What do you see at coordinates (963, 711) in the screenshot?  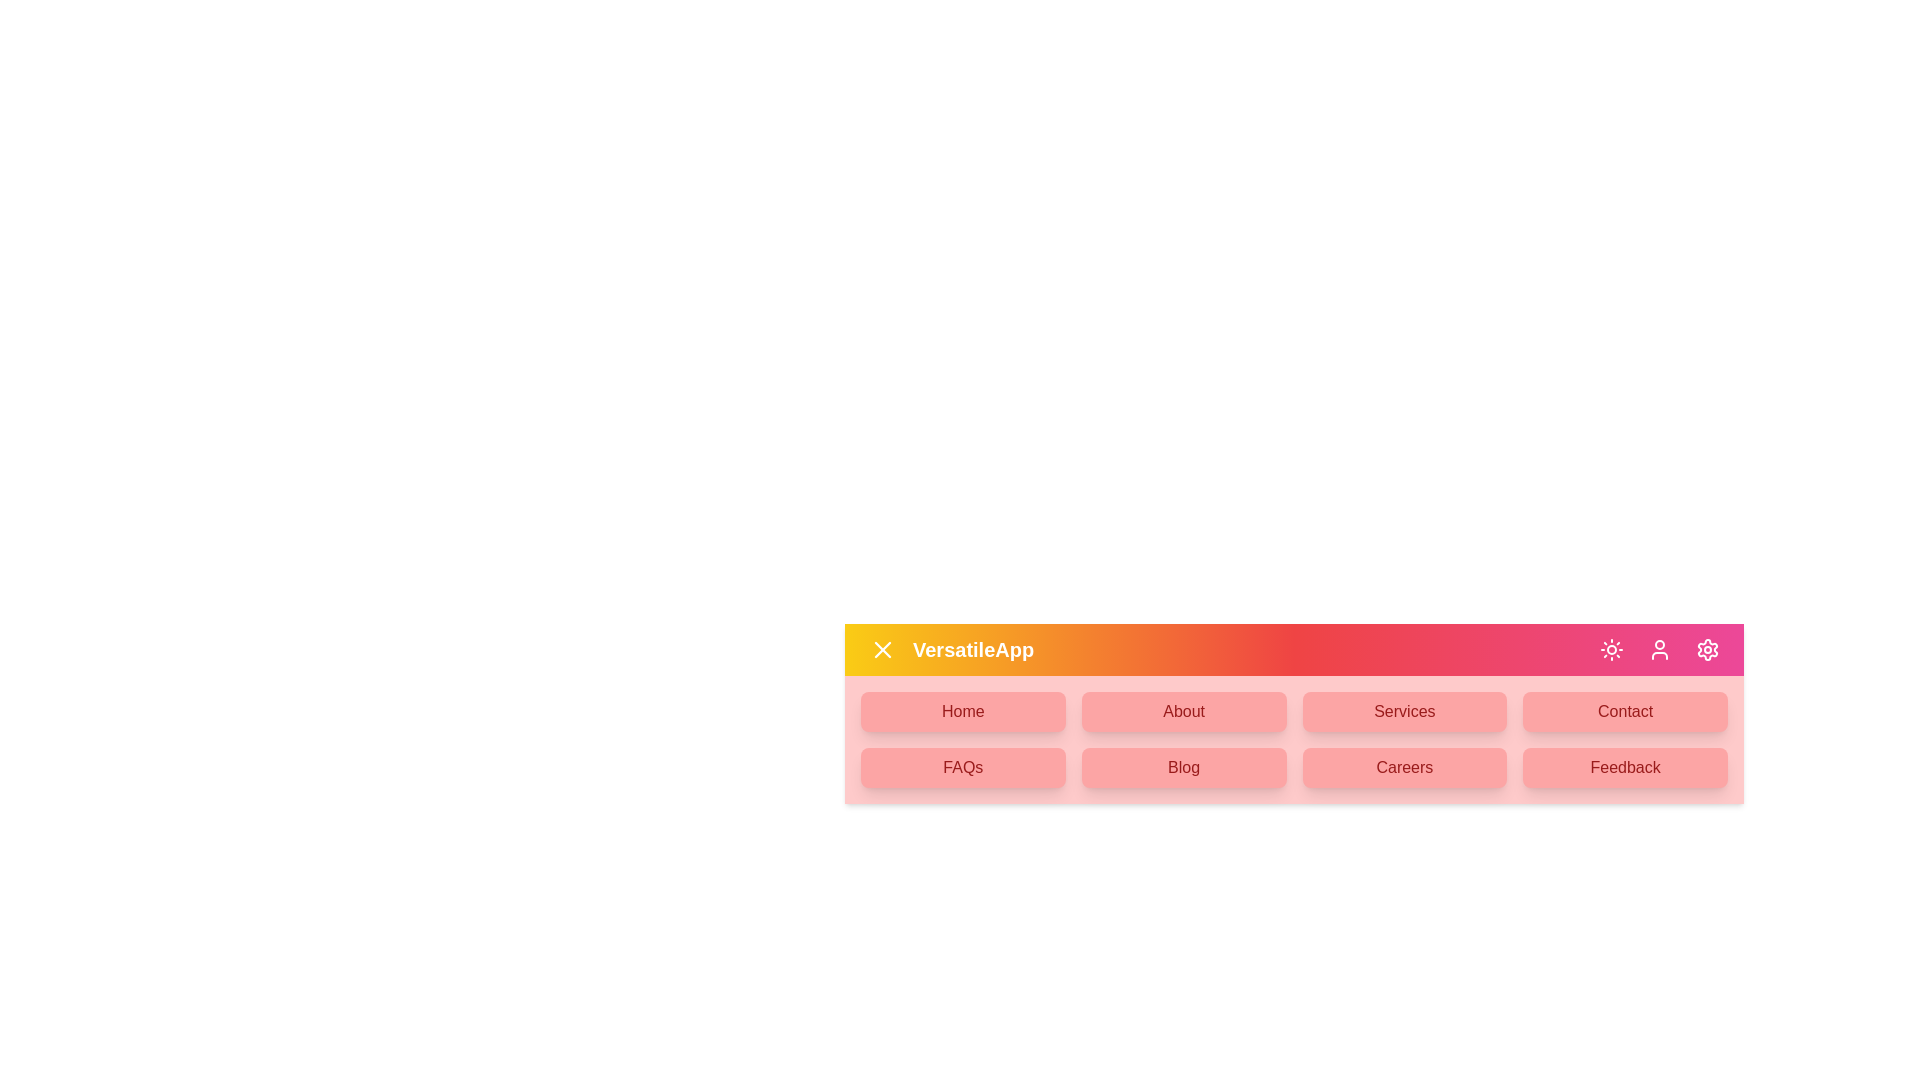 I see `the menu item Home from the available options` at bounding box center [963, 711].